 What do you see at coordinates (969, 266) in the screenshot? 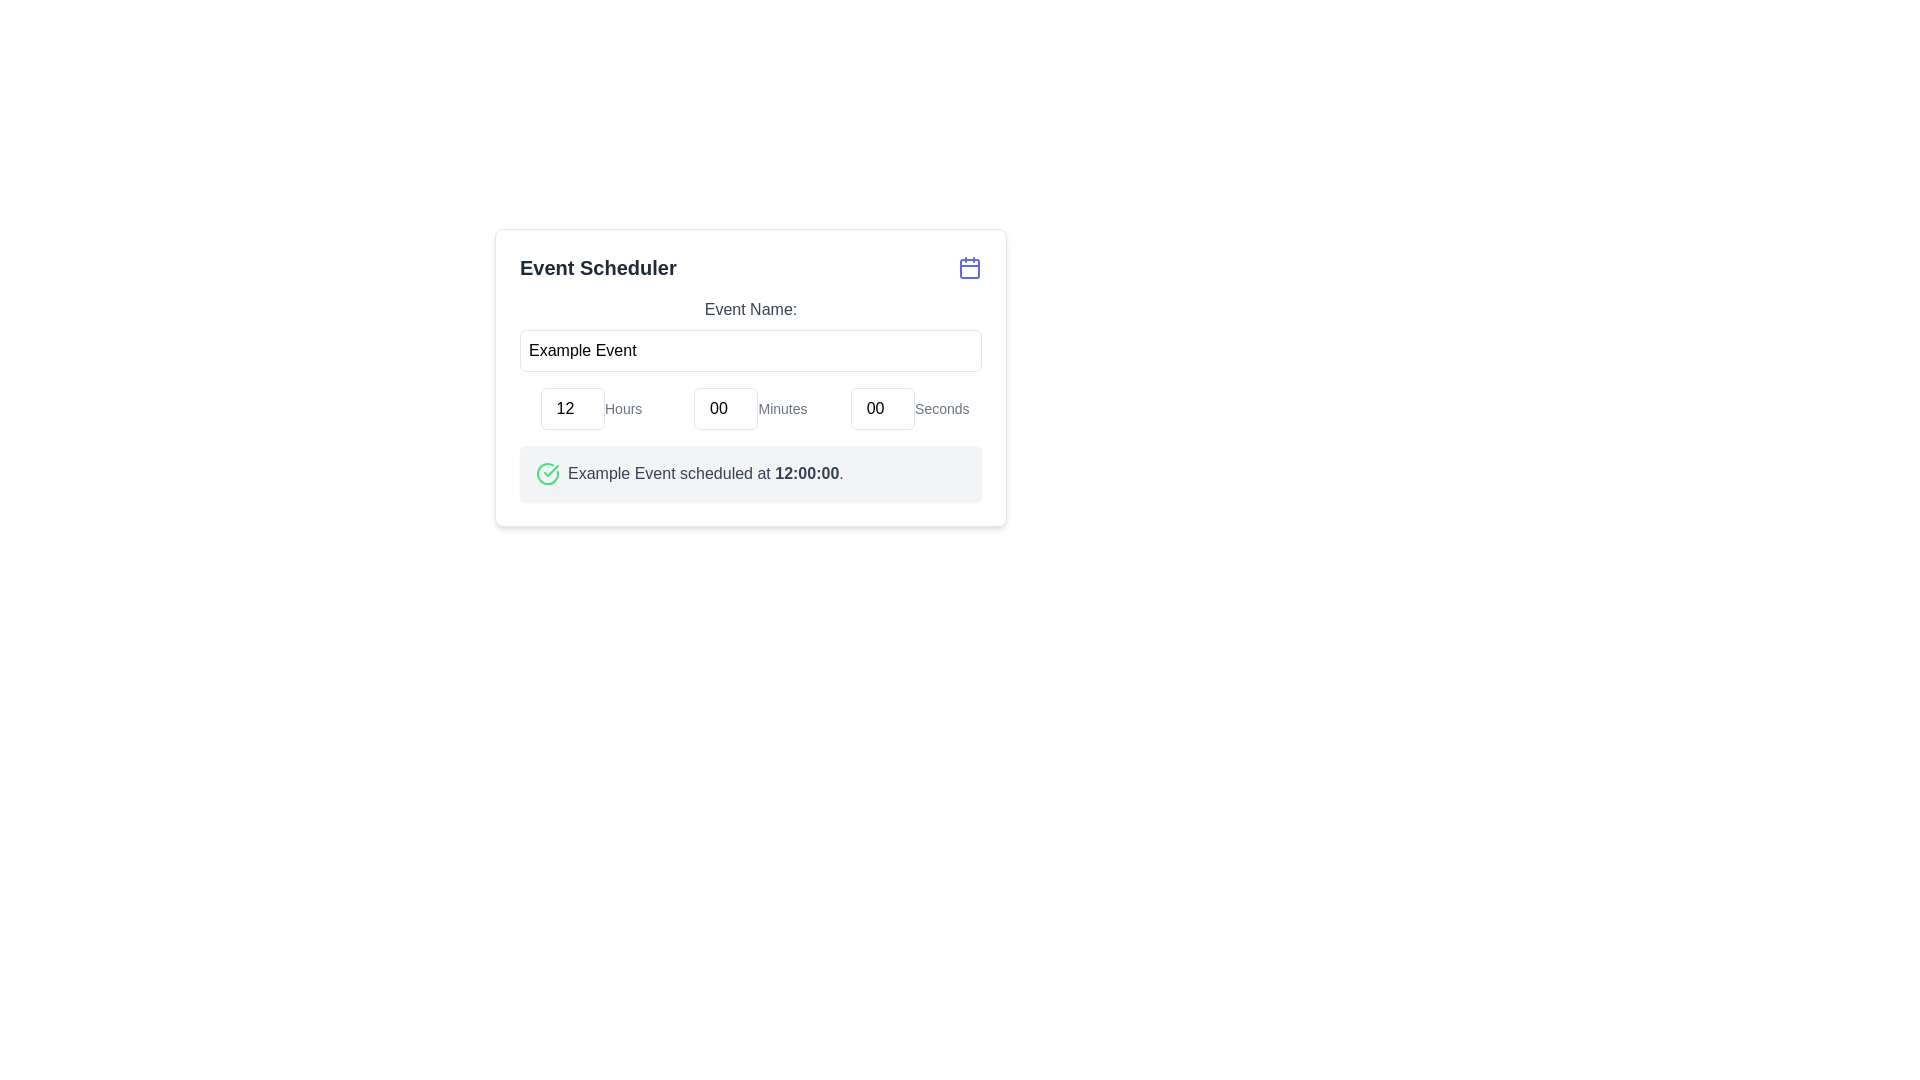
I see `the indigo outline calendar icon located in the top-right corner of the 'Event Scheduler' section` at bounding box center [969, 266].